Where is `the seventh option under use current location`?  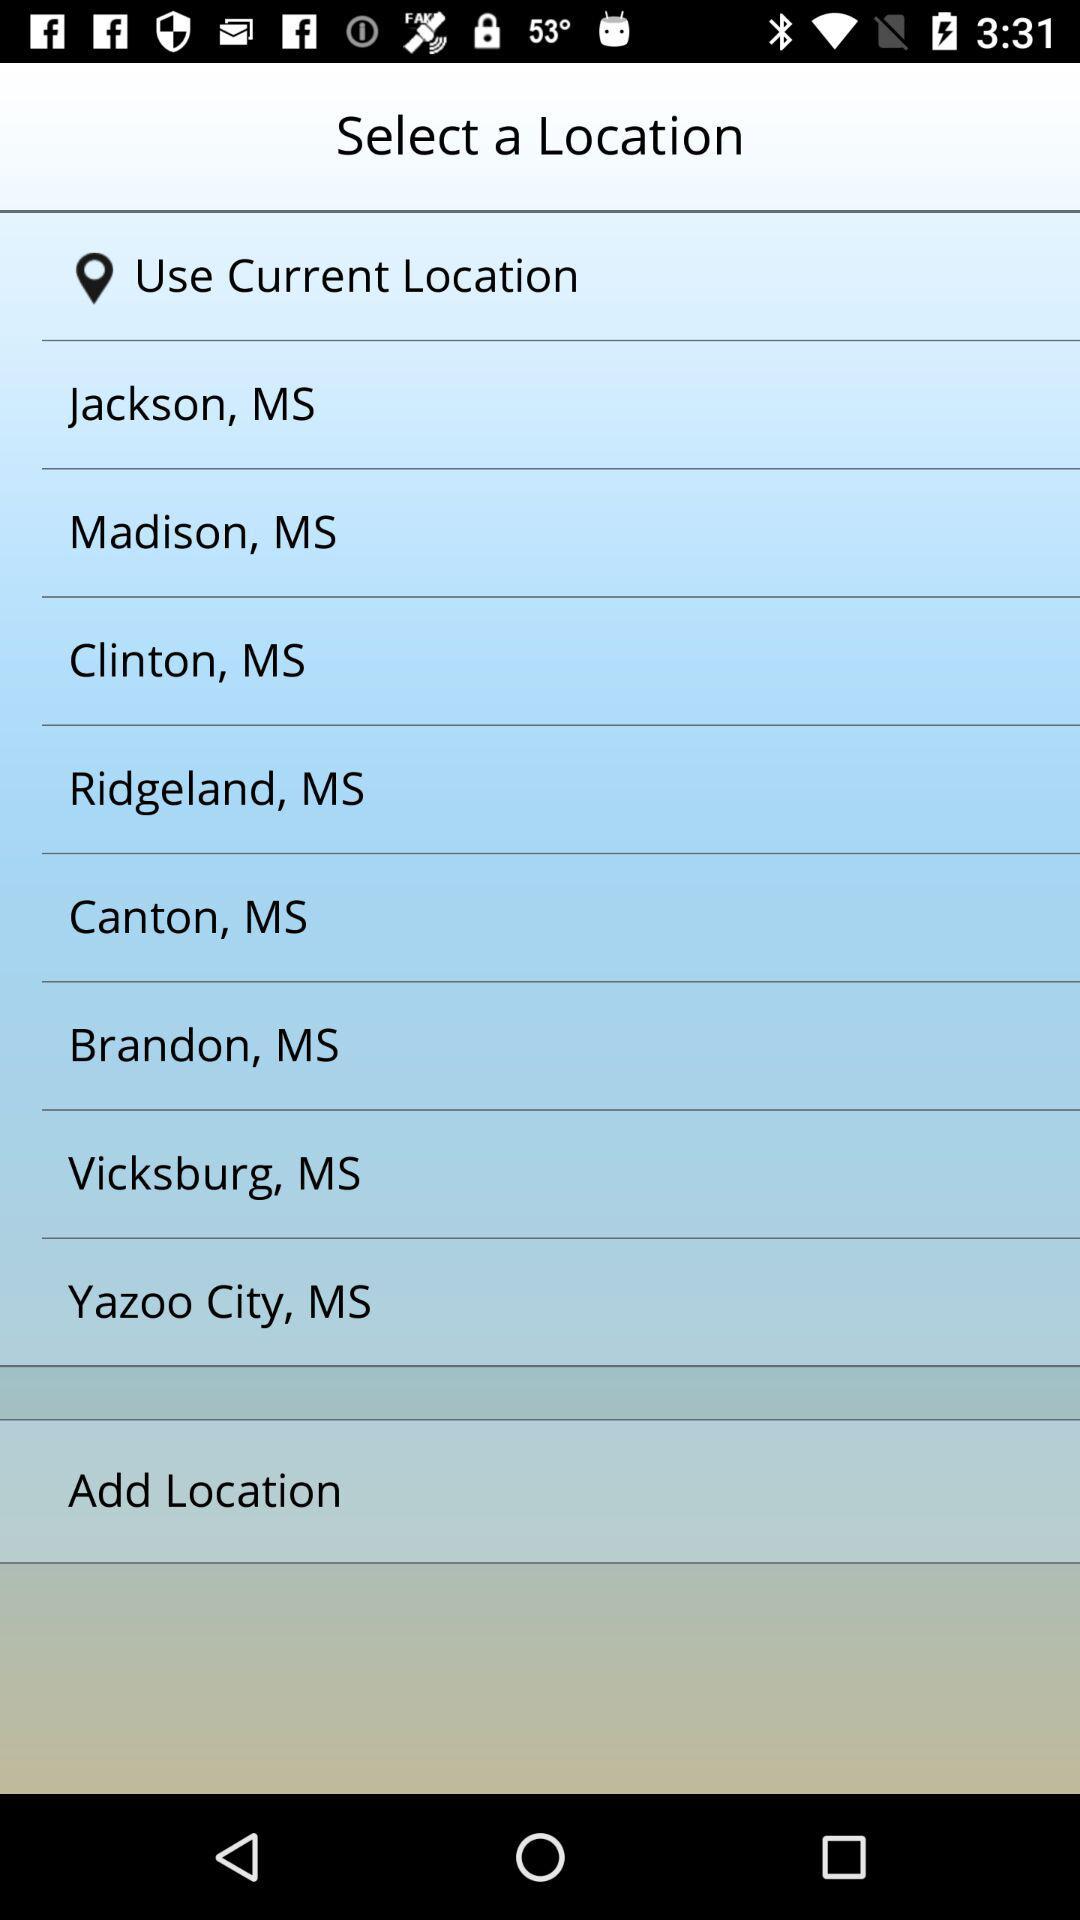 the seventh option under use current location is located at coordinates (514, 1174).